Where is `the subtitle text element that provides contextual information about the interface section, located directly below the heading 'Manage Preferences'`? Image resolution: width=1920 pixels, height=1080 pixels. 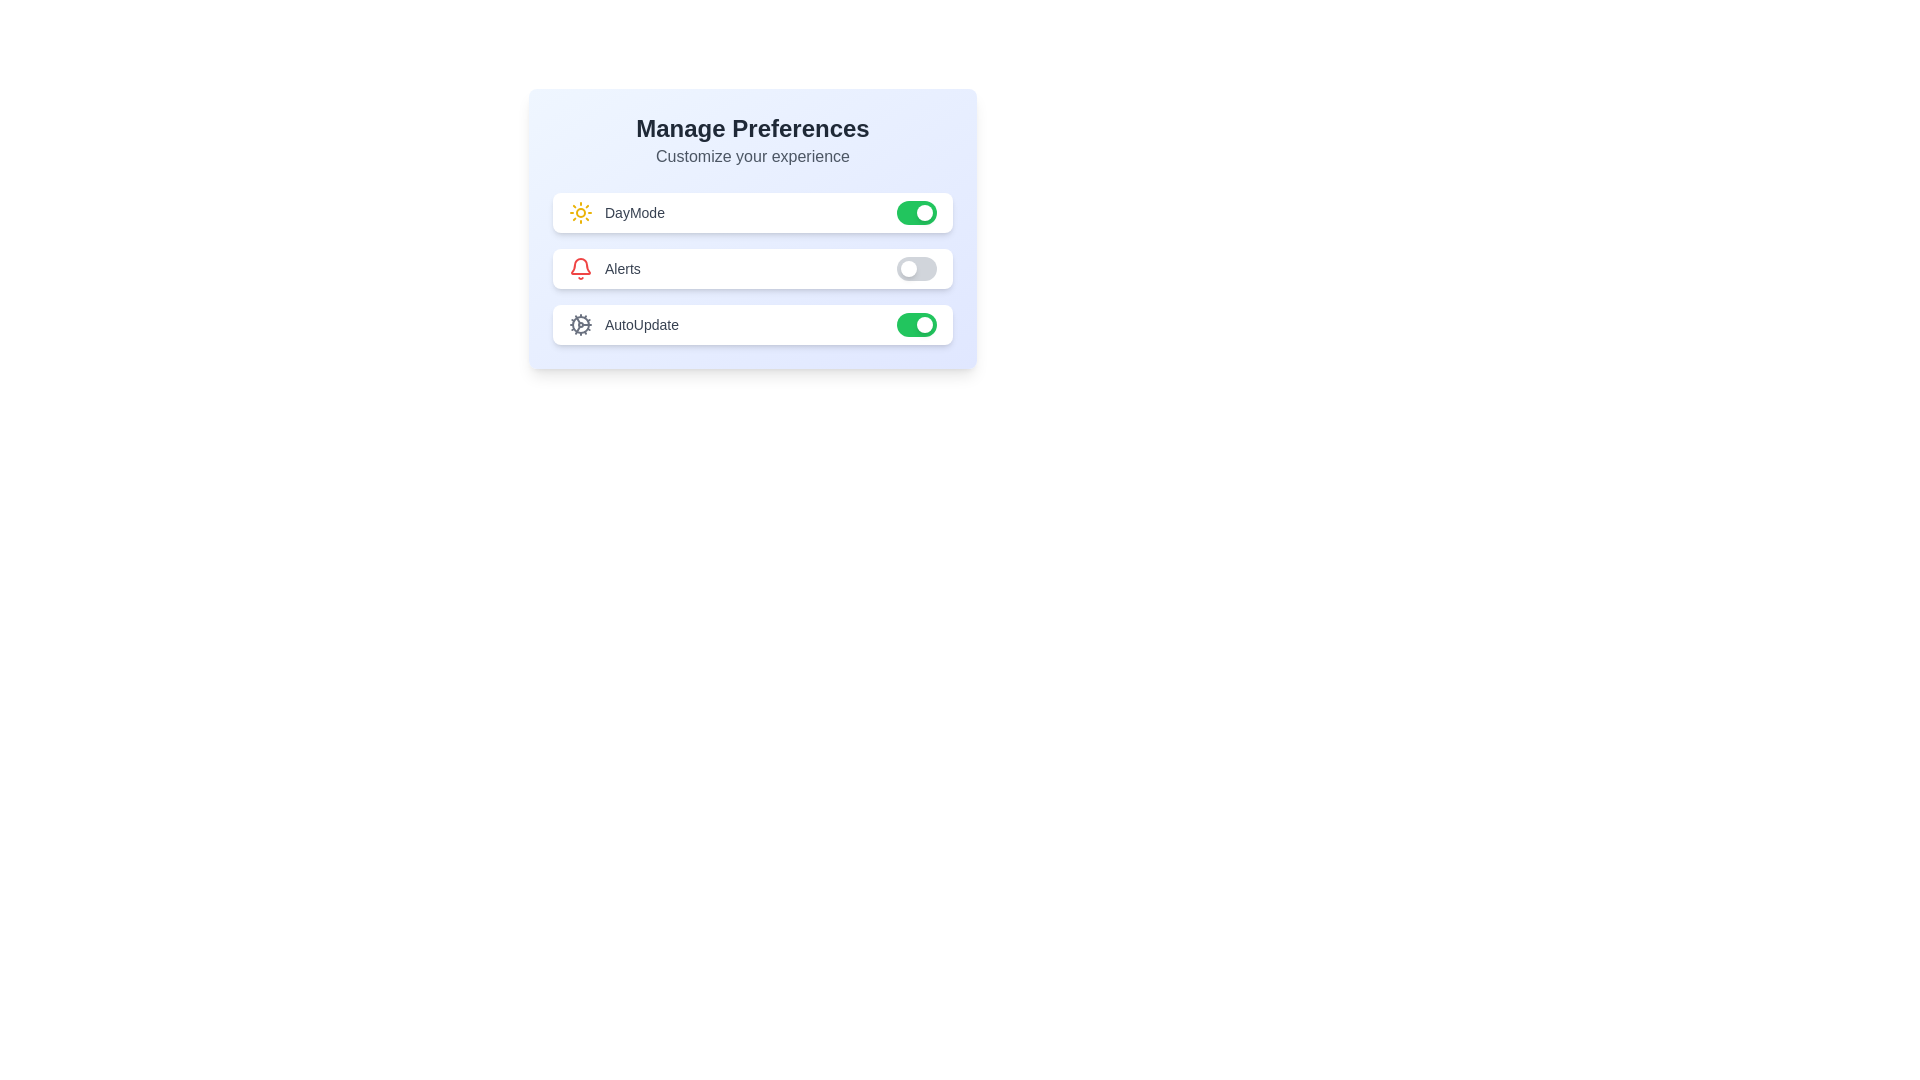 the subtitle text element that provides contextual information about the interface section, located directly below the heading 'Manage Preferences' is located at coordinates (752, 156).